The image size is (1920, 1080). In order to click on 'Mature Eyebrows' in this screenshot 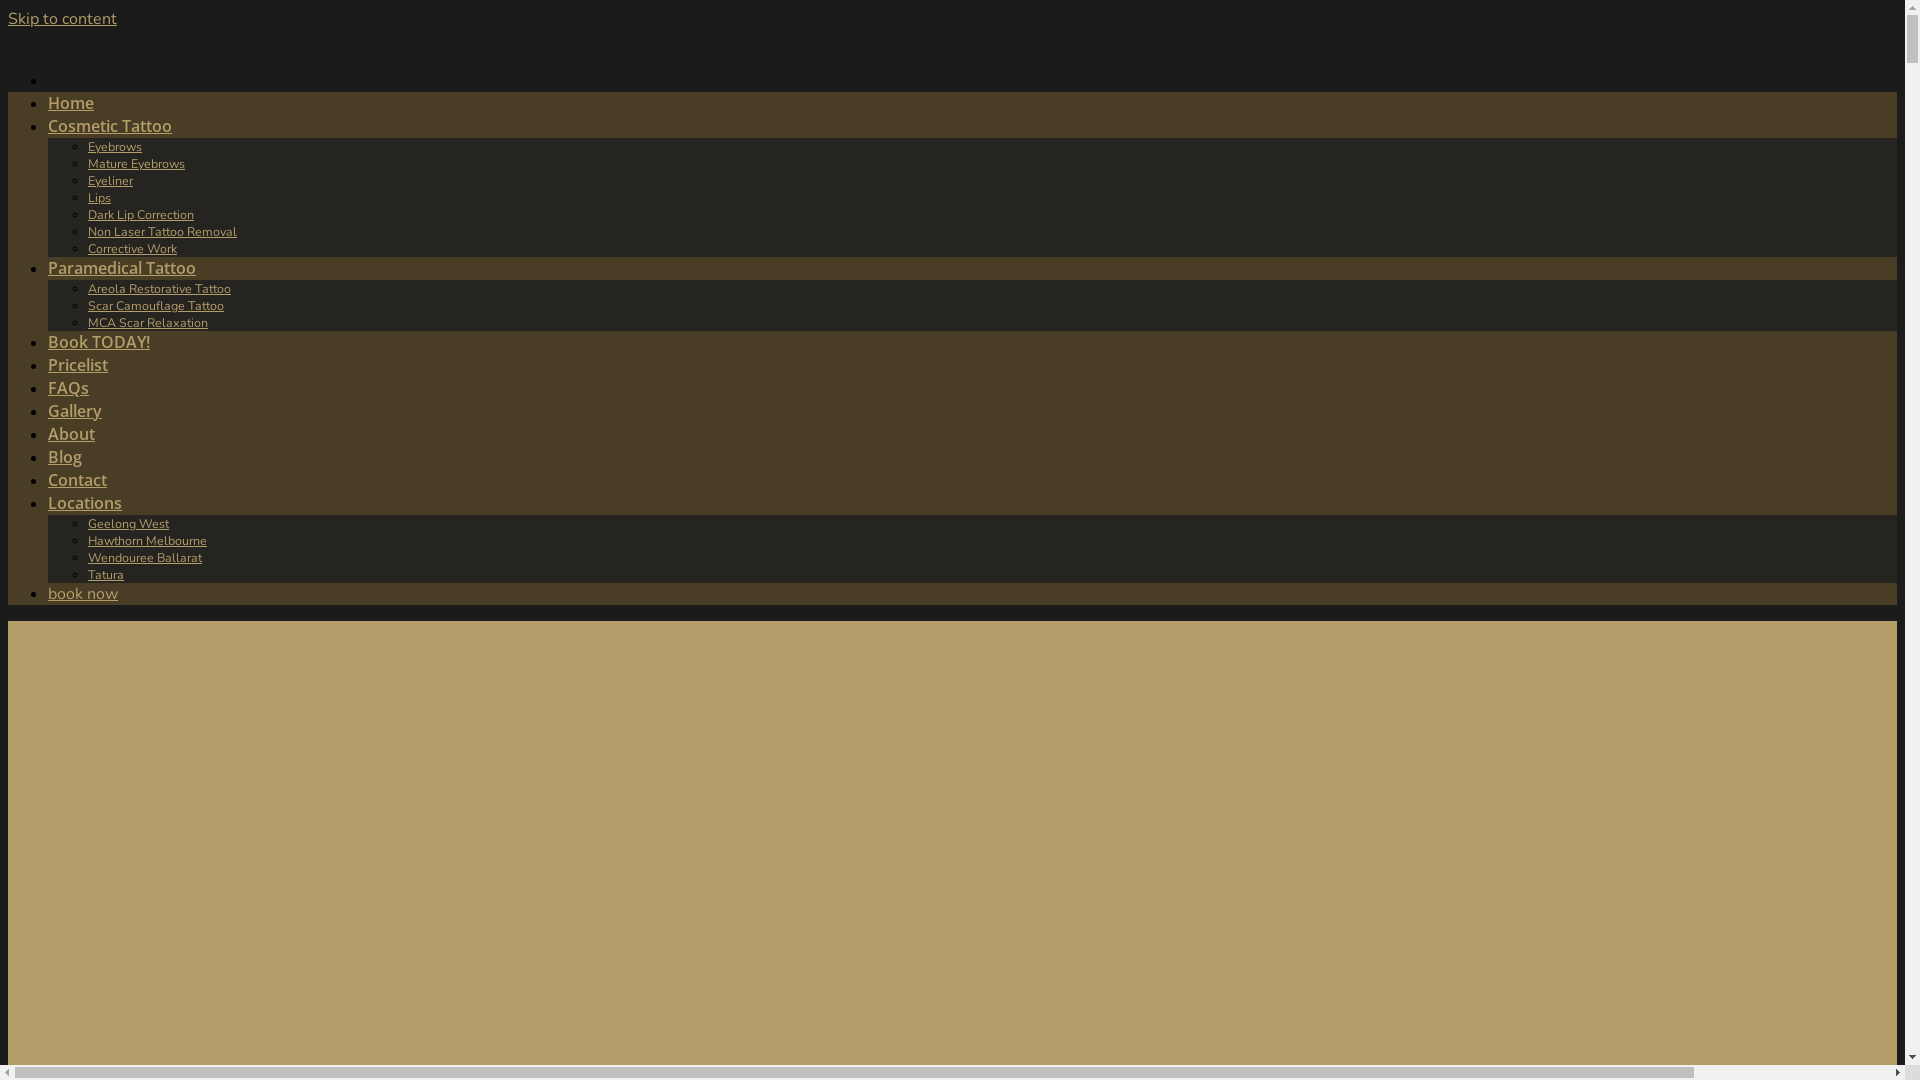, I will do `click(135, 162)`.